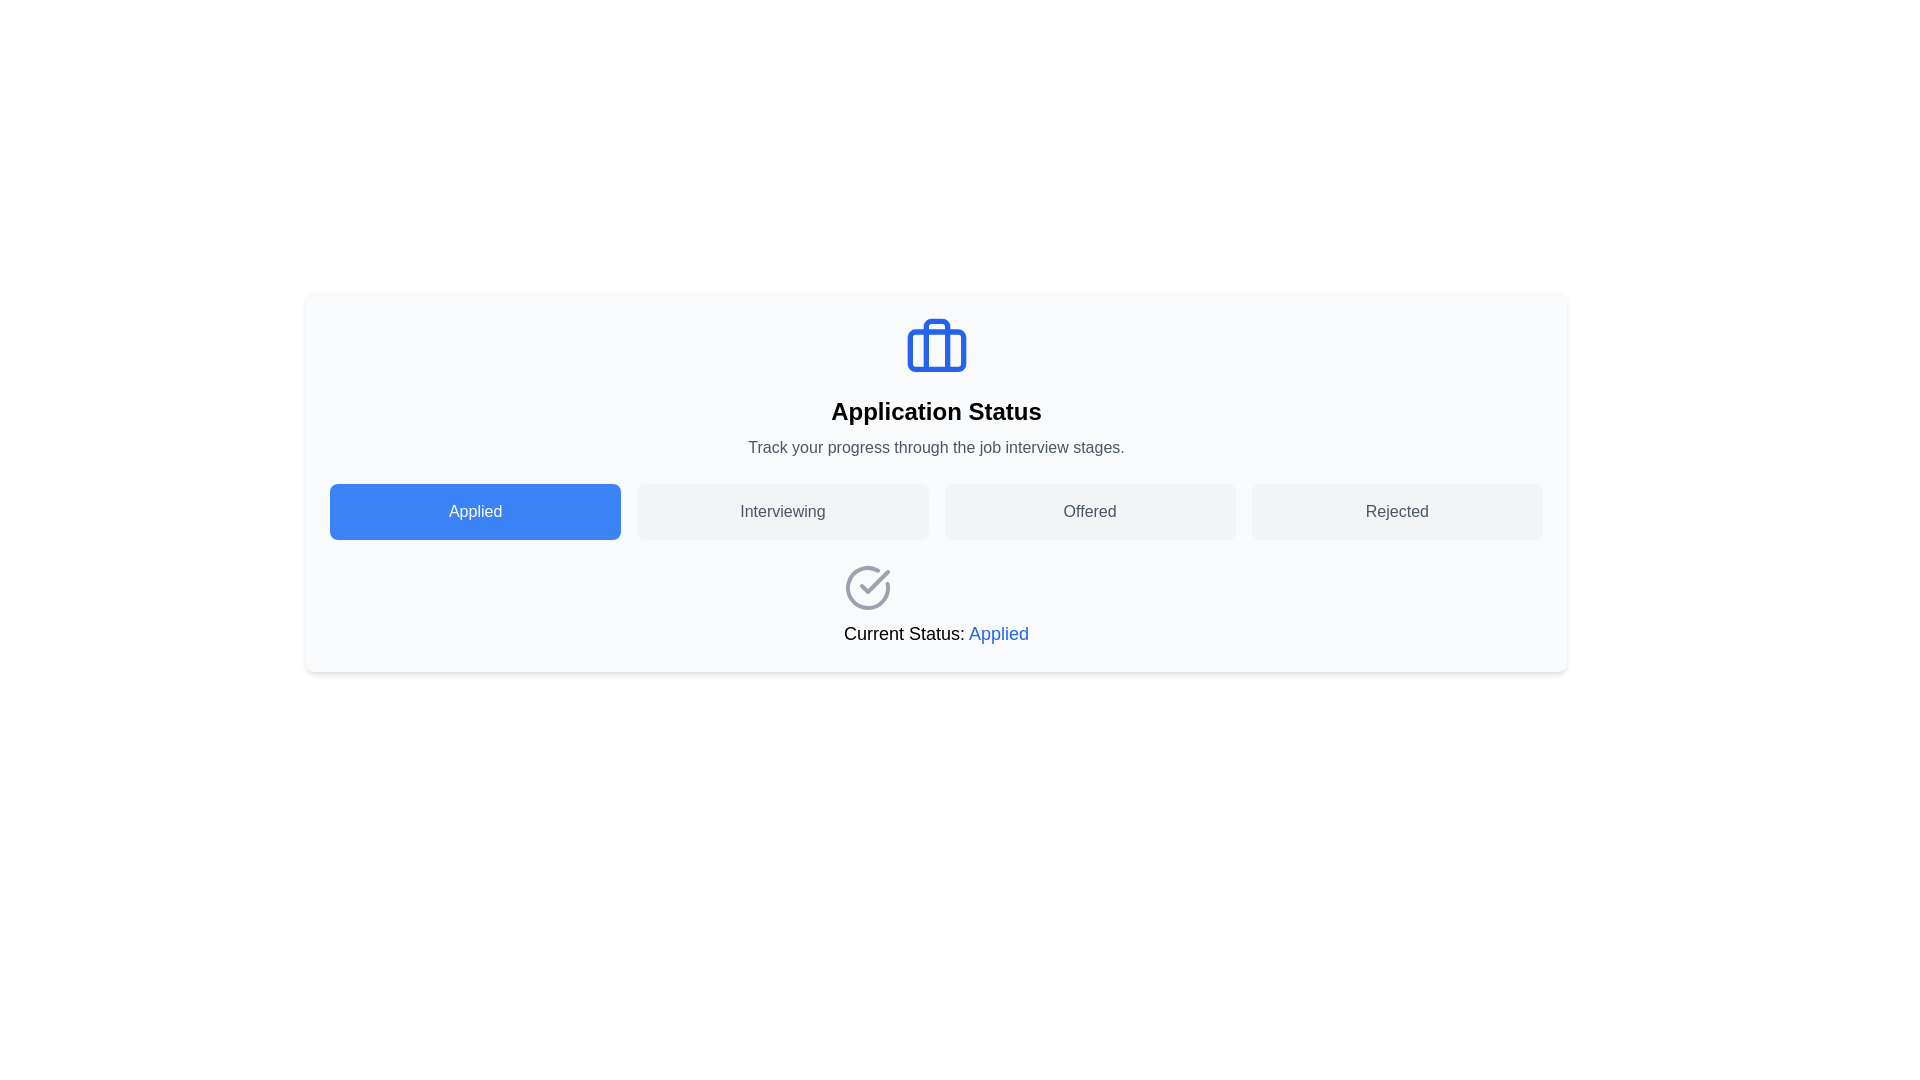 The height and width of the screenshot is (1080, 1920). Describe the element at coordinates (781, 511) in the screenshot. I see `the 'Interviewing' button, which is the second in a series of four horizontally aligned buttons in a multi-step process tracker` at that location.